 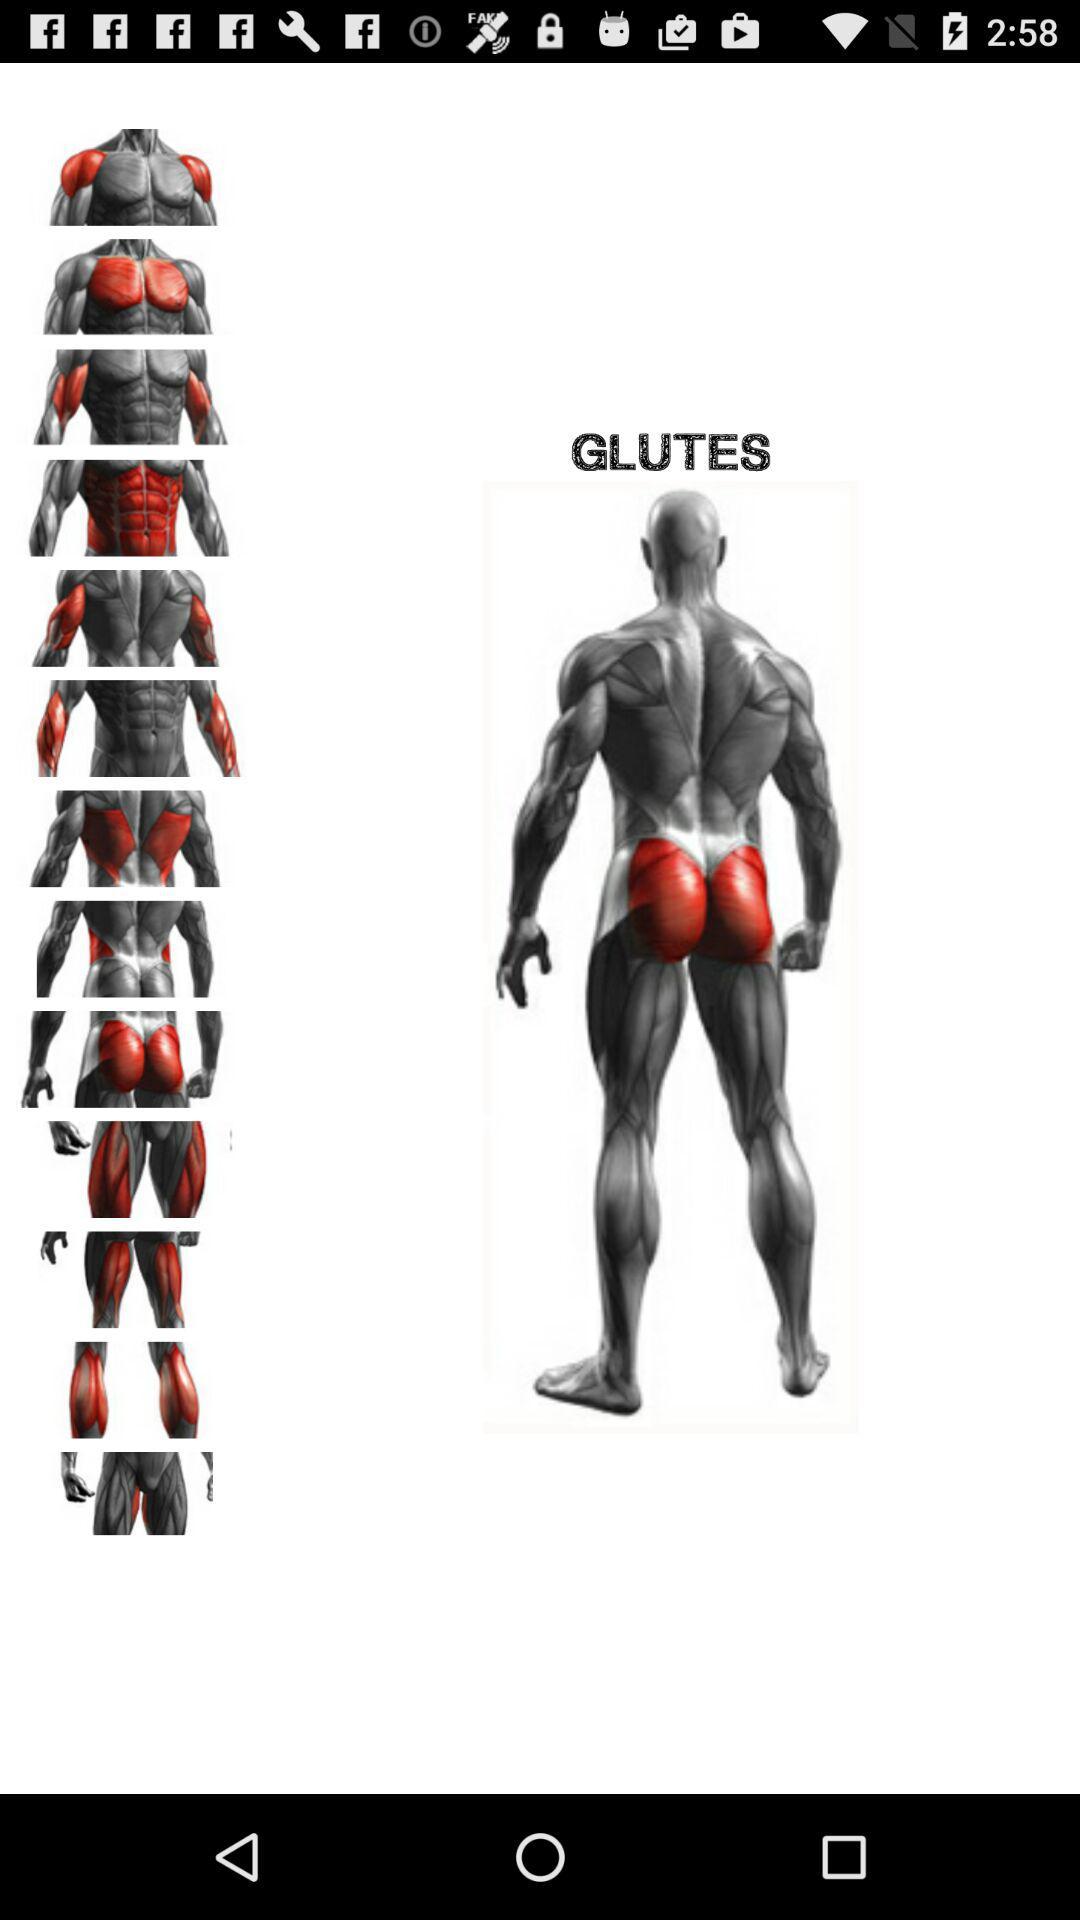 What do you see at coordinates (131, 832) in the screenshot?
I see `muscle area` at bounding box center [131, 832].